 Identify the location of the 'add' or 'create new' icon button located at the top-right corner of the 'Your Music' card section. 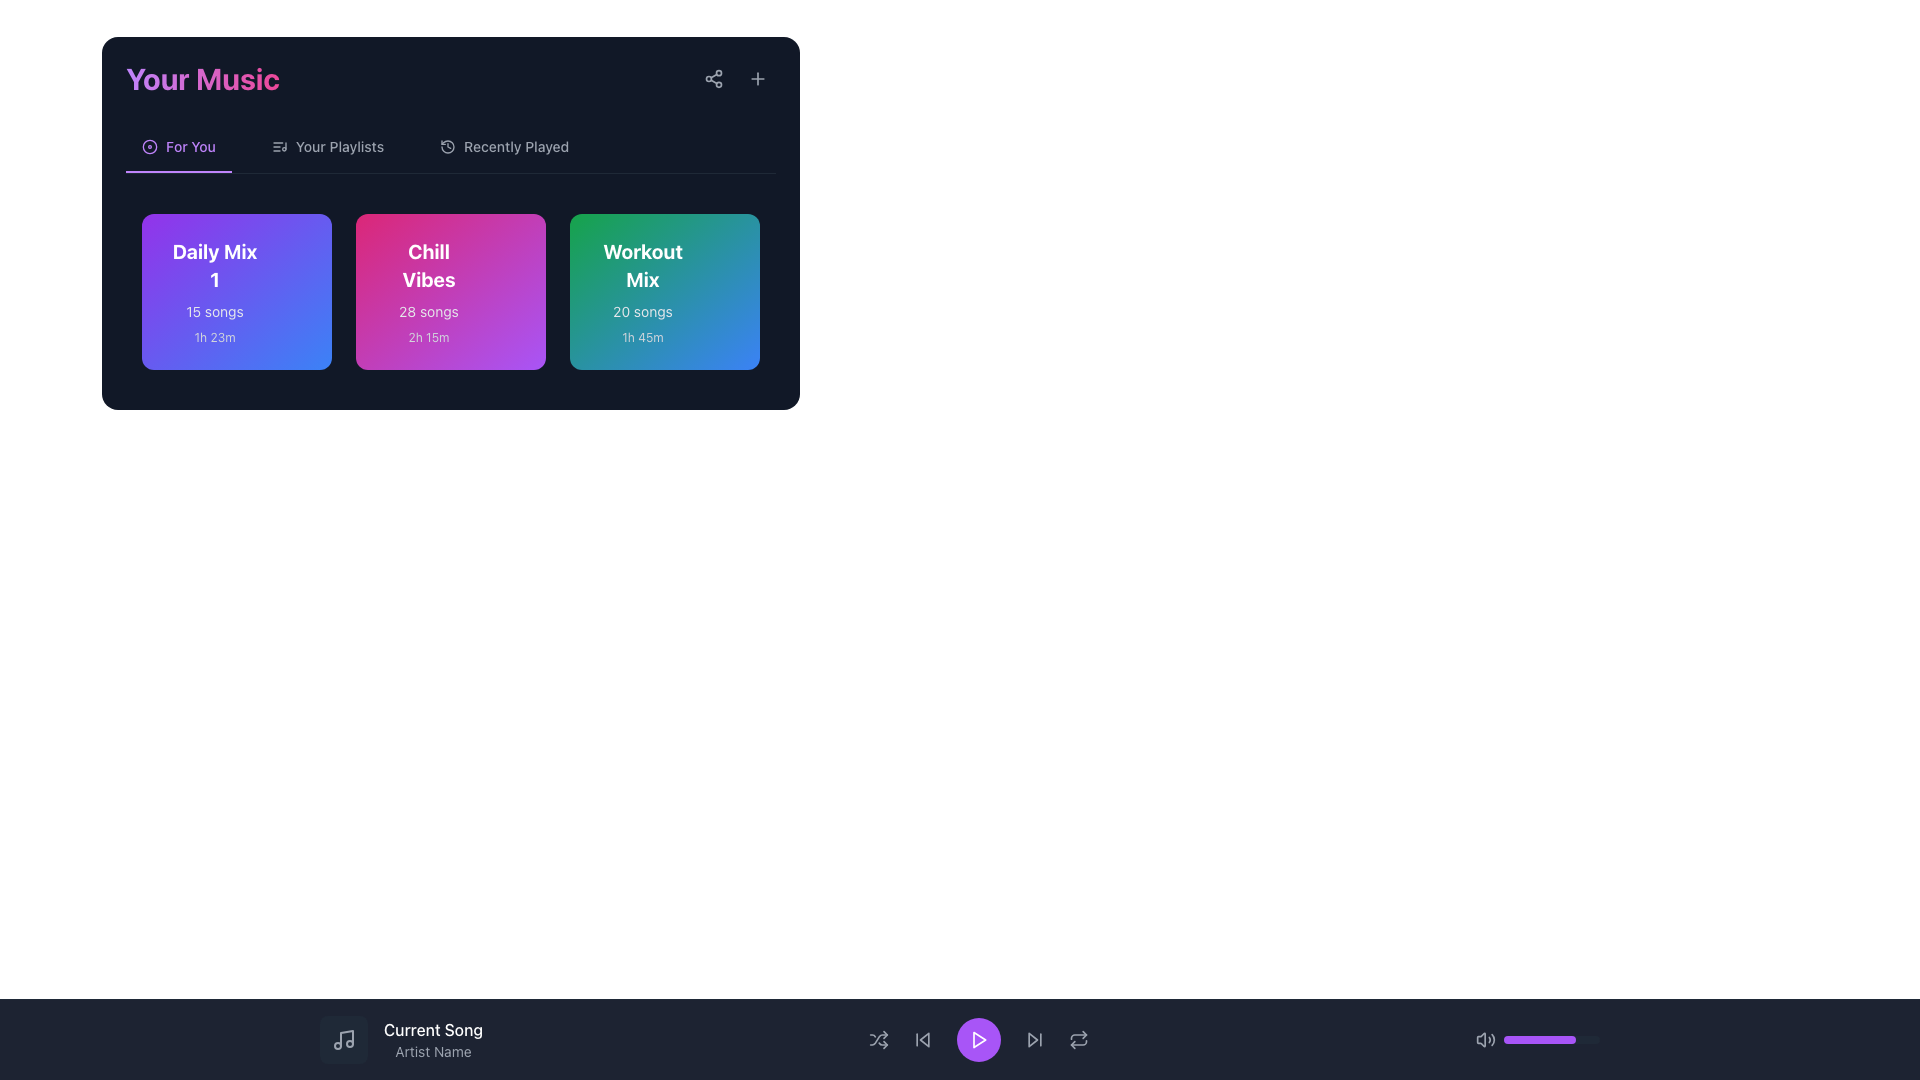
(757, 77).